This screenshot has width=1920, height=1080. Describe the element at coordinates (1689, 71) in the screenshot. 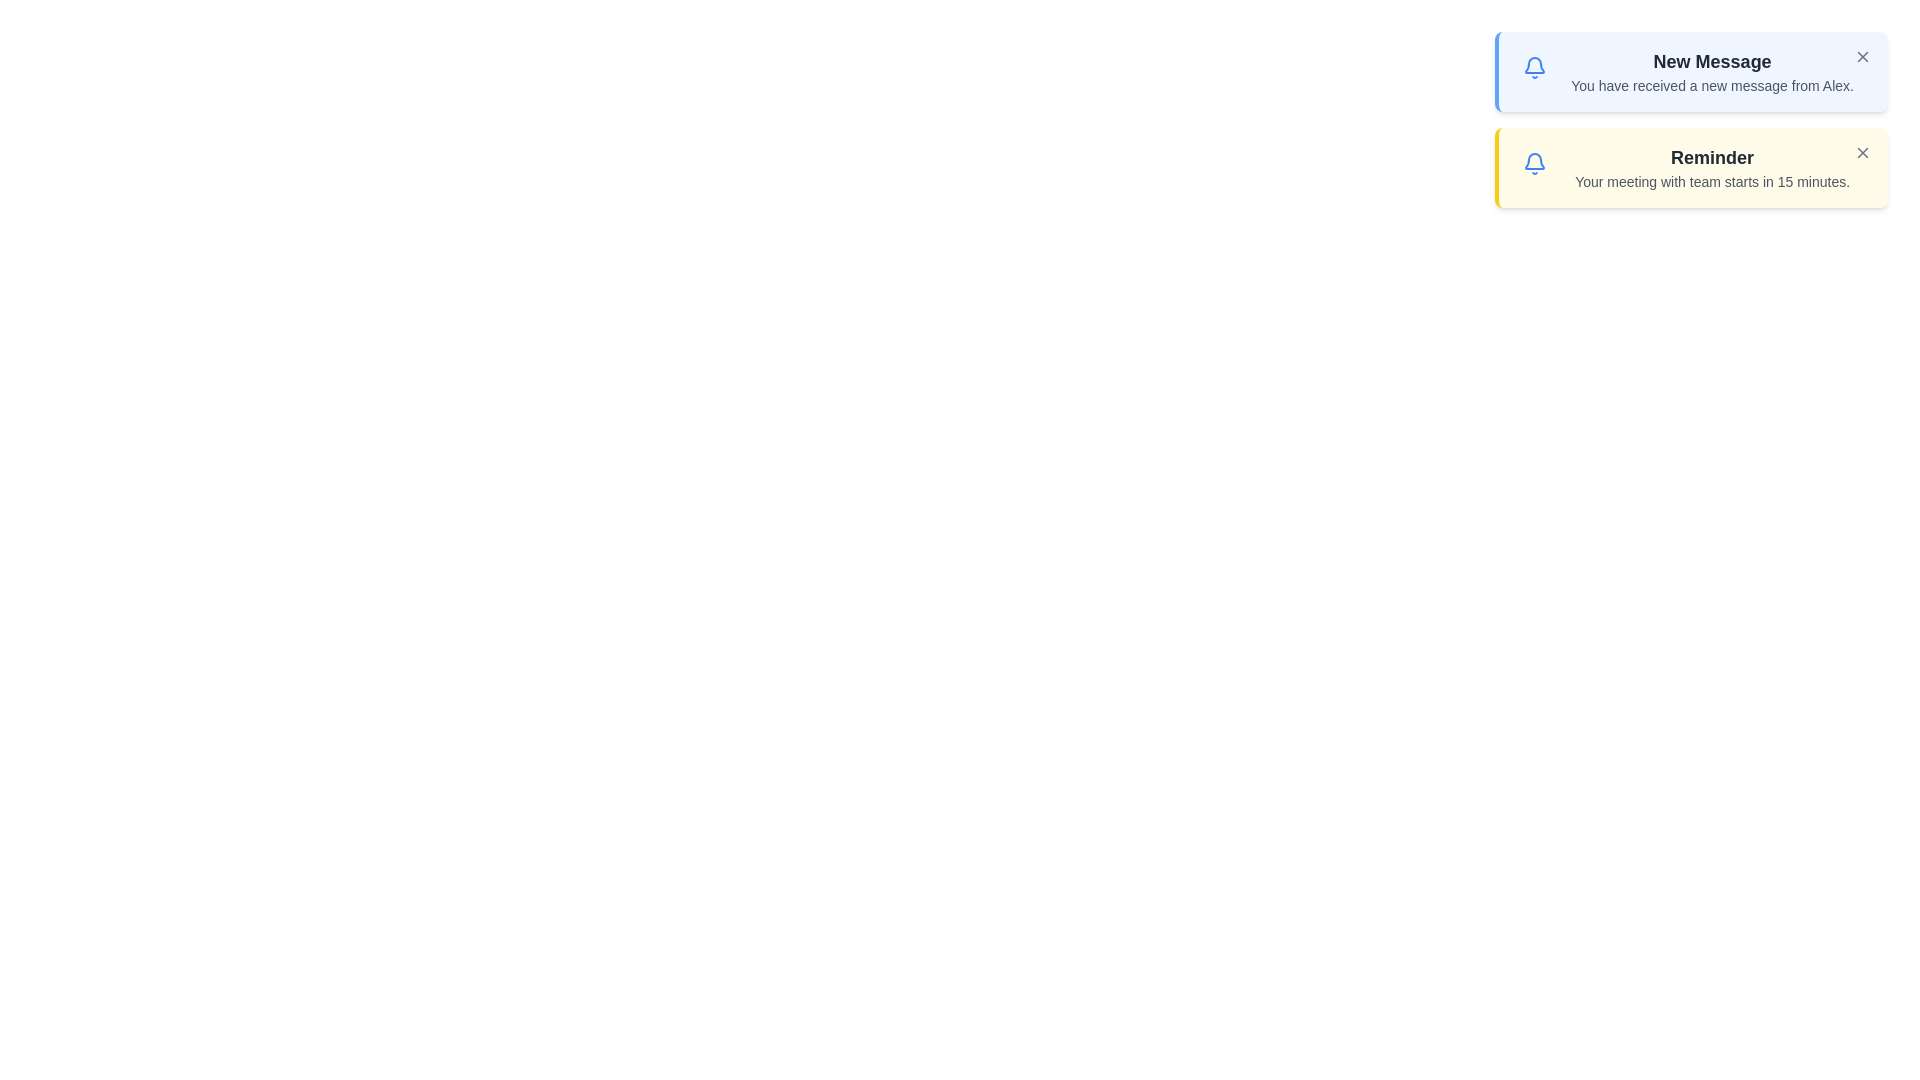

I see `the notification to view its details` at that location.